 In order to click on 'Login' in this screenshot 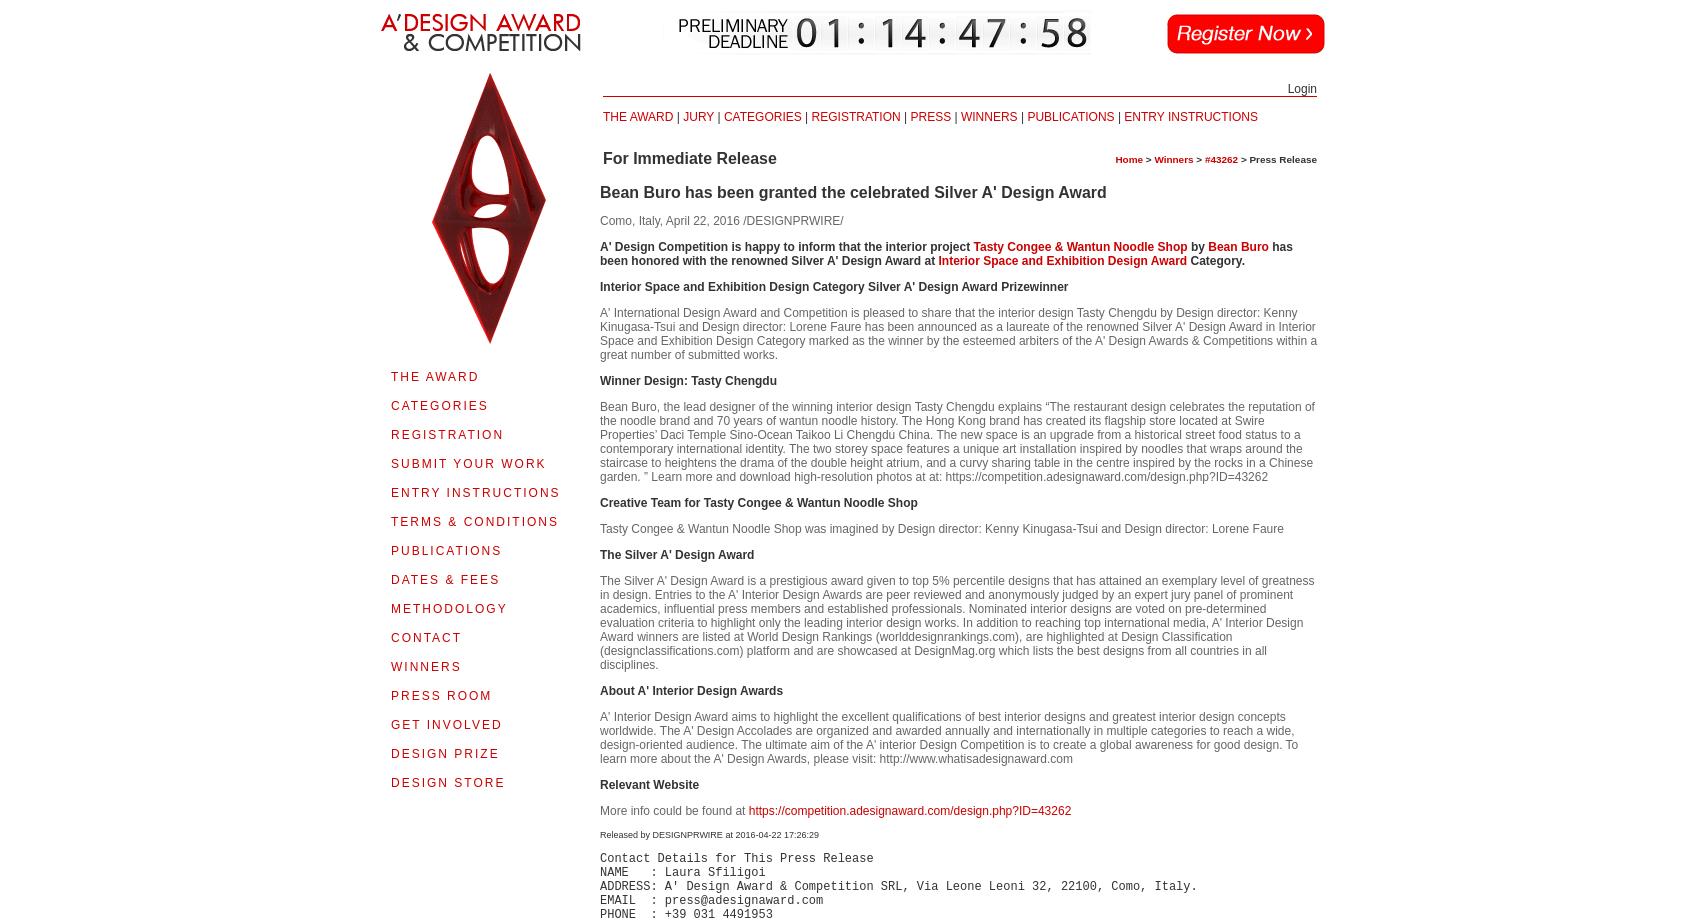, I will do `click(1301, 88)`.